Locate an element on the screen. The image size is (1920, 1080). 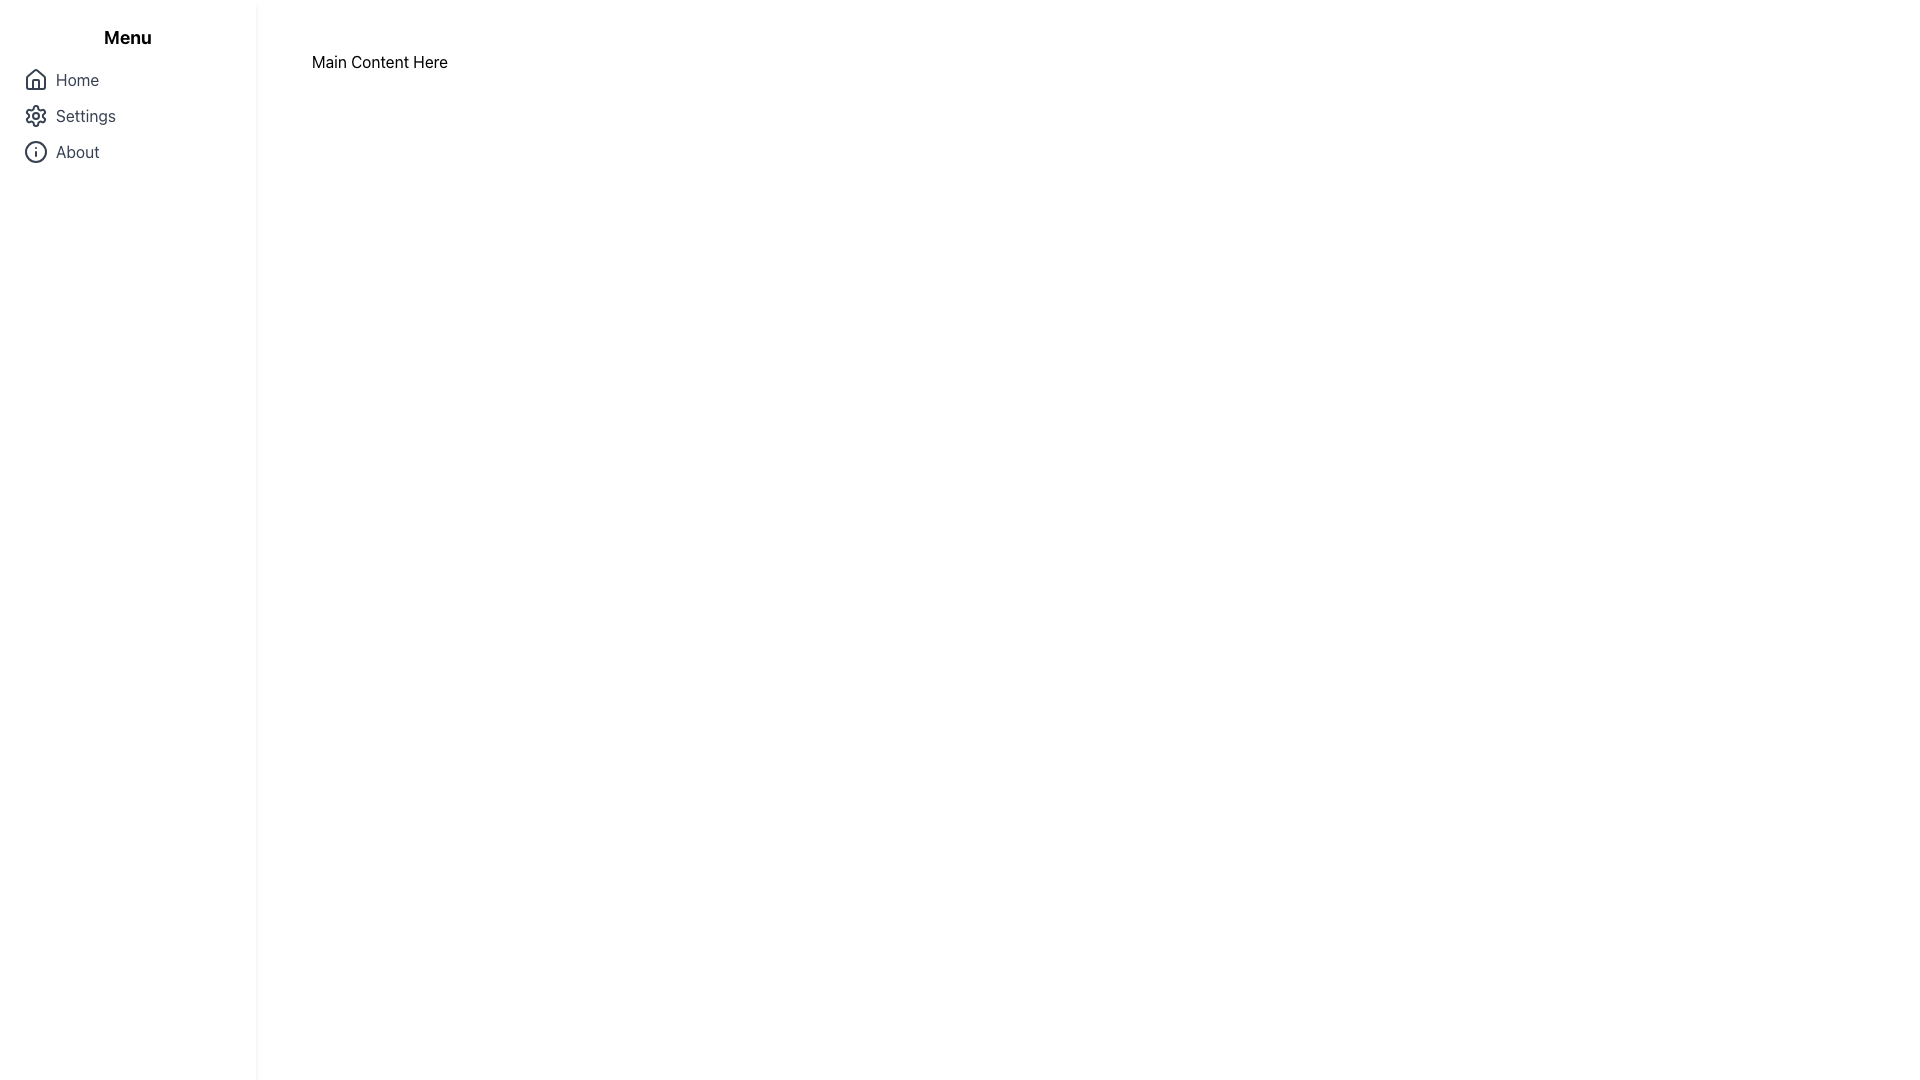
the 'Home' icon located in the left sidebar navigation menu, which serves as an entry point to the main page or dashboard of the application is located at coordinates (35, 77).